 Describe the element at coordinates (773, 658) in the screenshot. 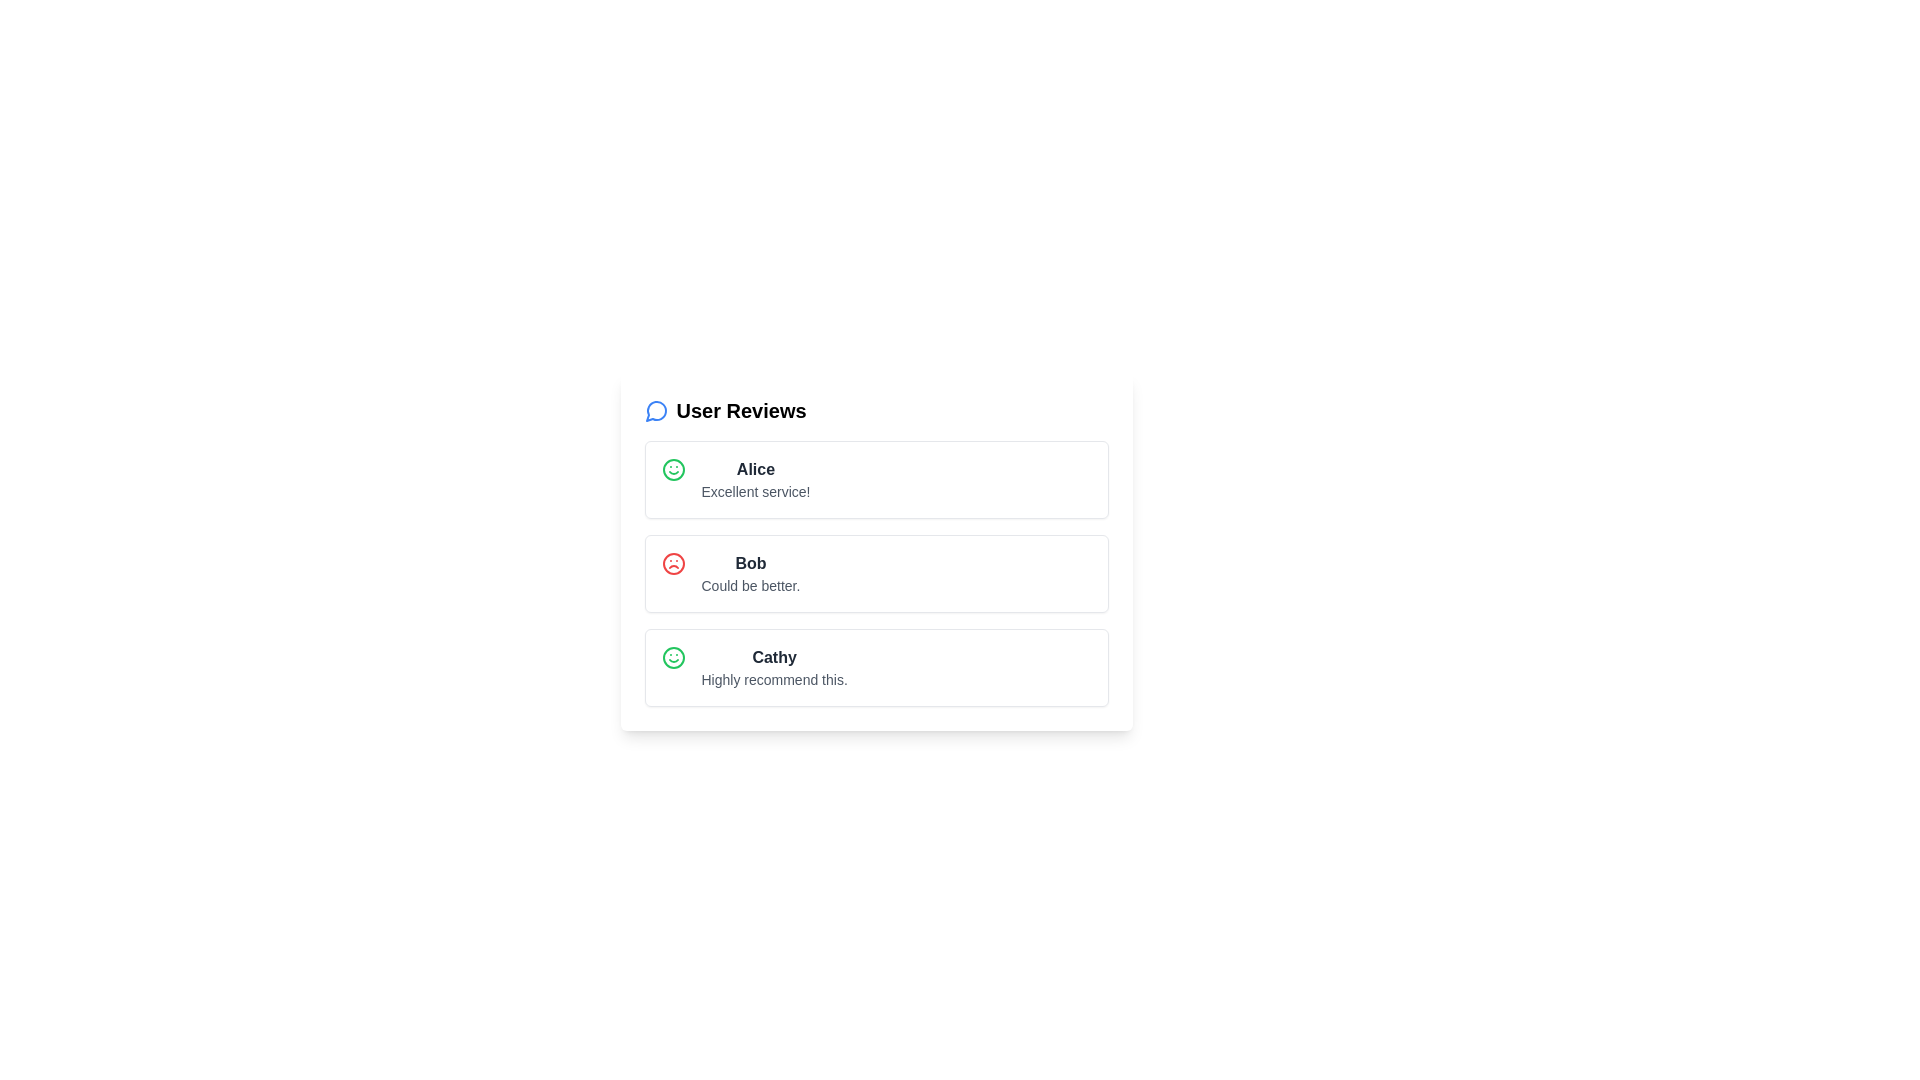

I see `the username text for Cathy` at that location.